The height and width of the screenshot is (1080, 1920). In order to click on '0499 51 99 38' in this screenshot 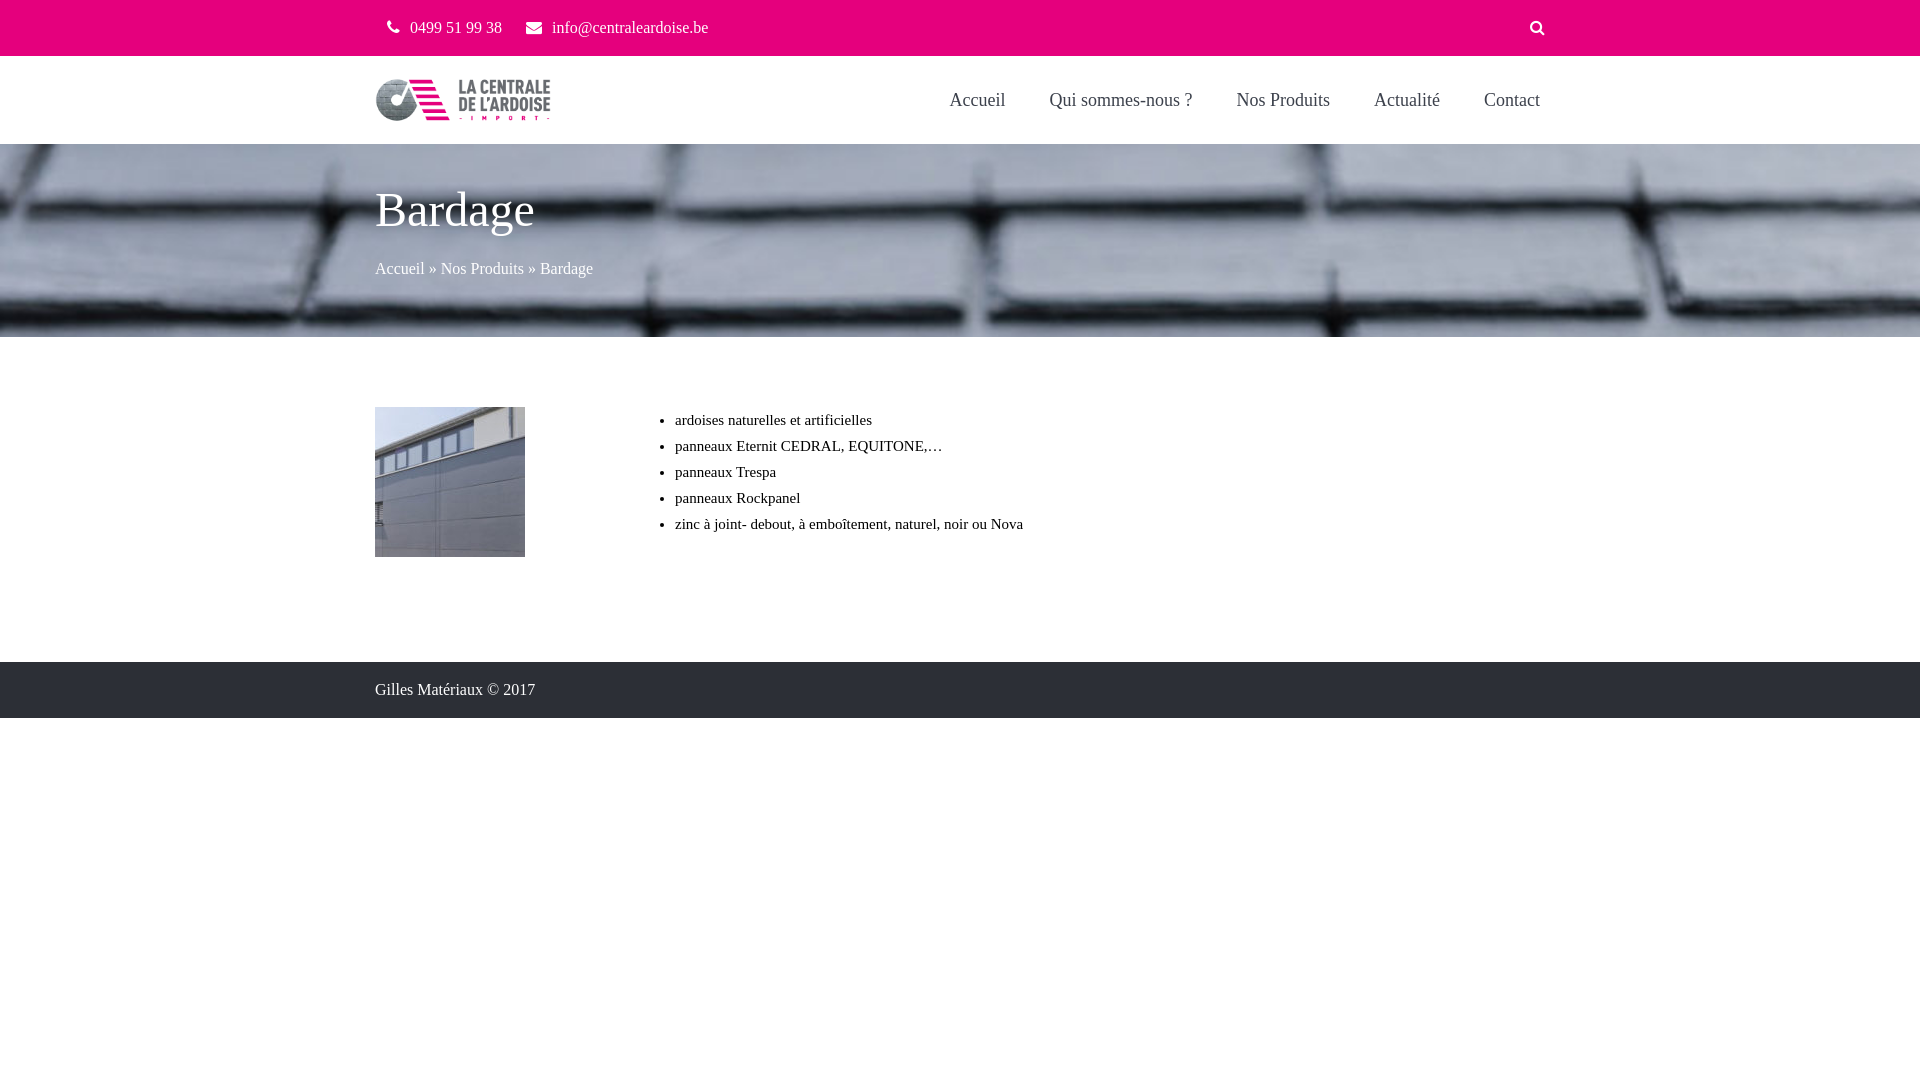, I will do `click(408, 27)`.